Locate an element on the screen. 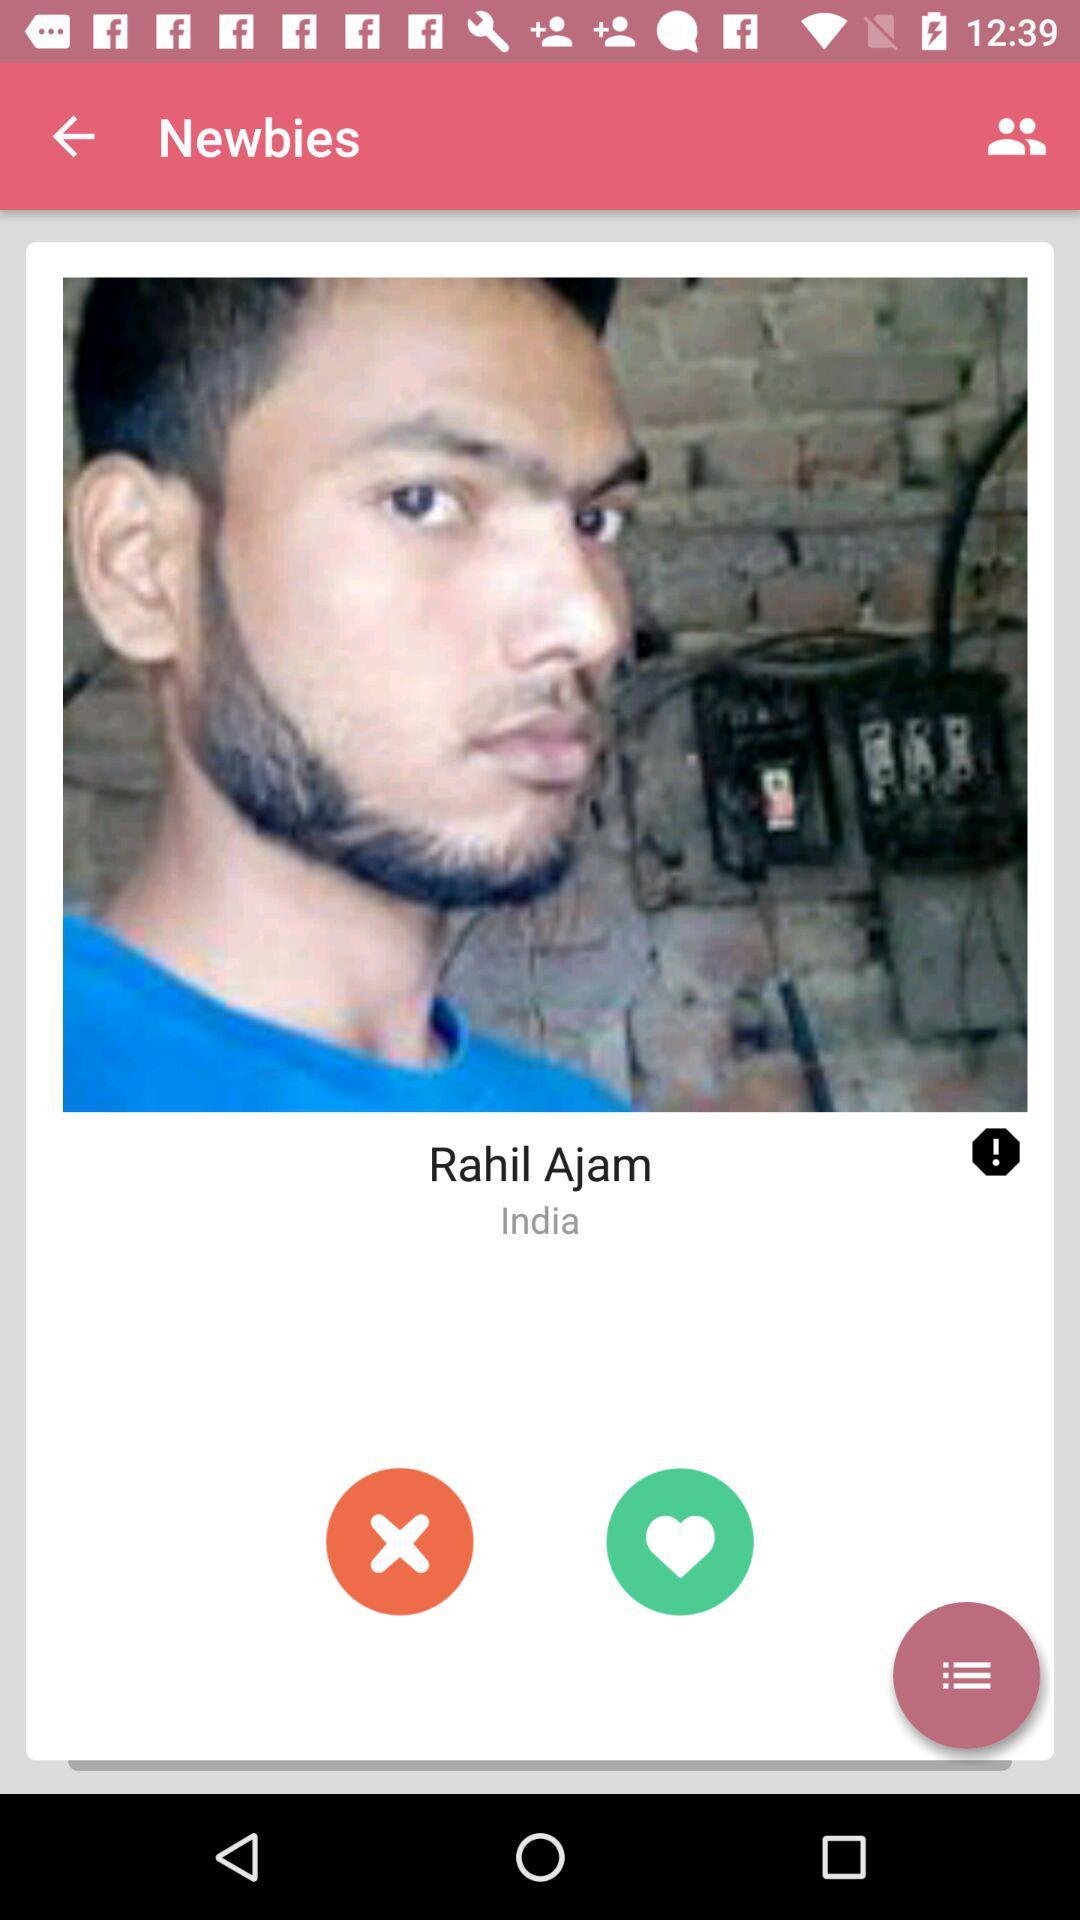 Image resolution: width=1080 pixels, height=1920 pixels. to heart is located at coordinates (678, 1540).